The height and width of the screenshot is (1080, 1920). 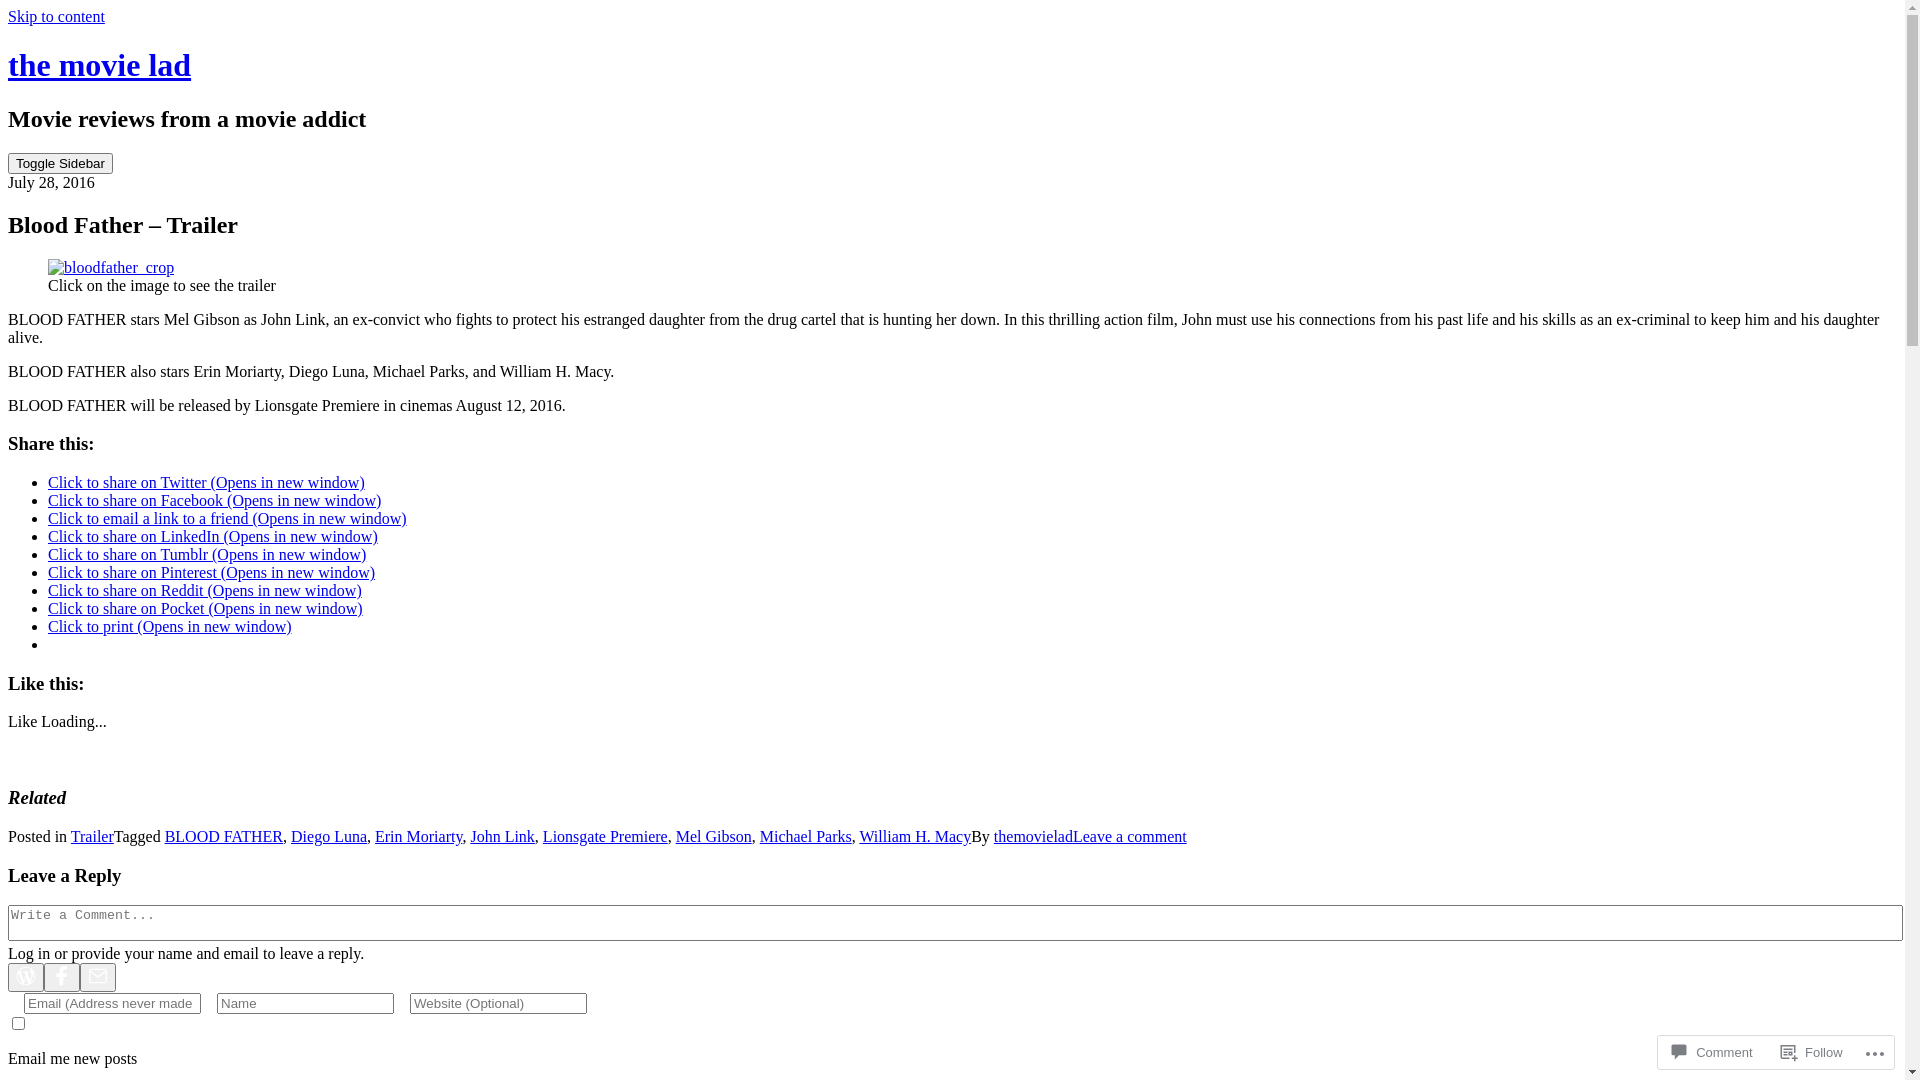 What do you see at coordinates (374, 836) in the screenshot?
I see `'Erin Moriarty'` at bounding box center [374, 836].